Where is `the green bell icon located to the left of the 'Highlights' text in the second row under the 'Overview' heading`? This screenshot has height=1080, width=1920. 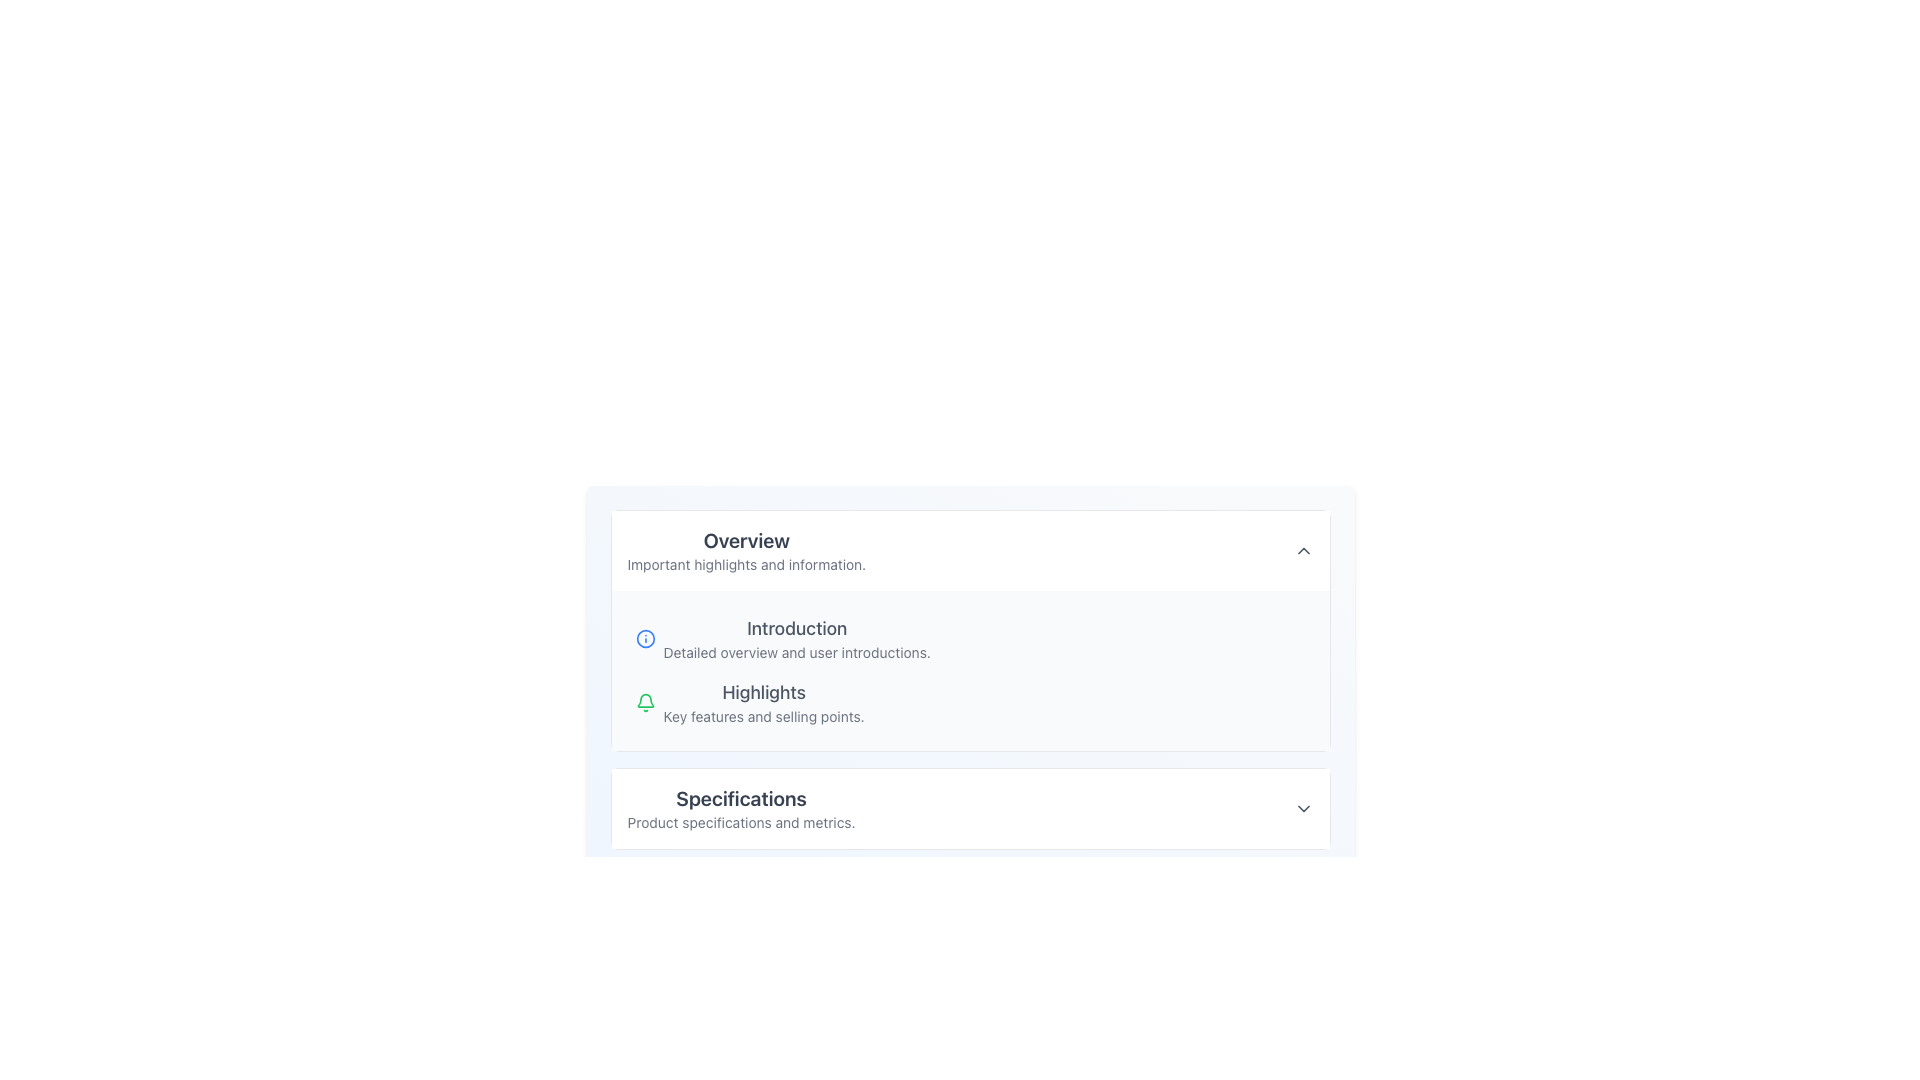
the green bell icon located to the left of the 'Highlights' text in the second row under the 'Overview' heading is located at coordinates (645, 701).